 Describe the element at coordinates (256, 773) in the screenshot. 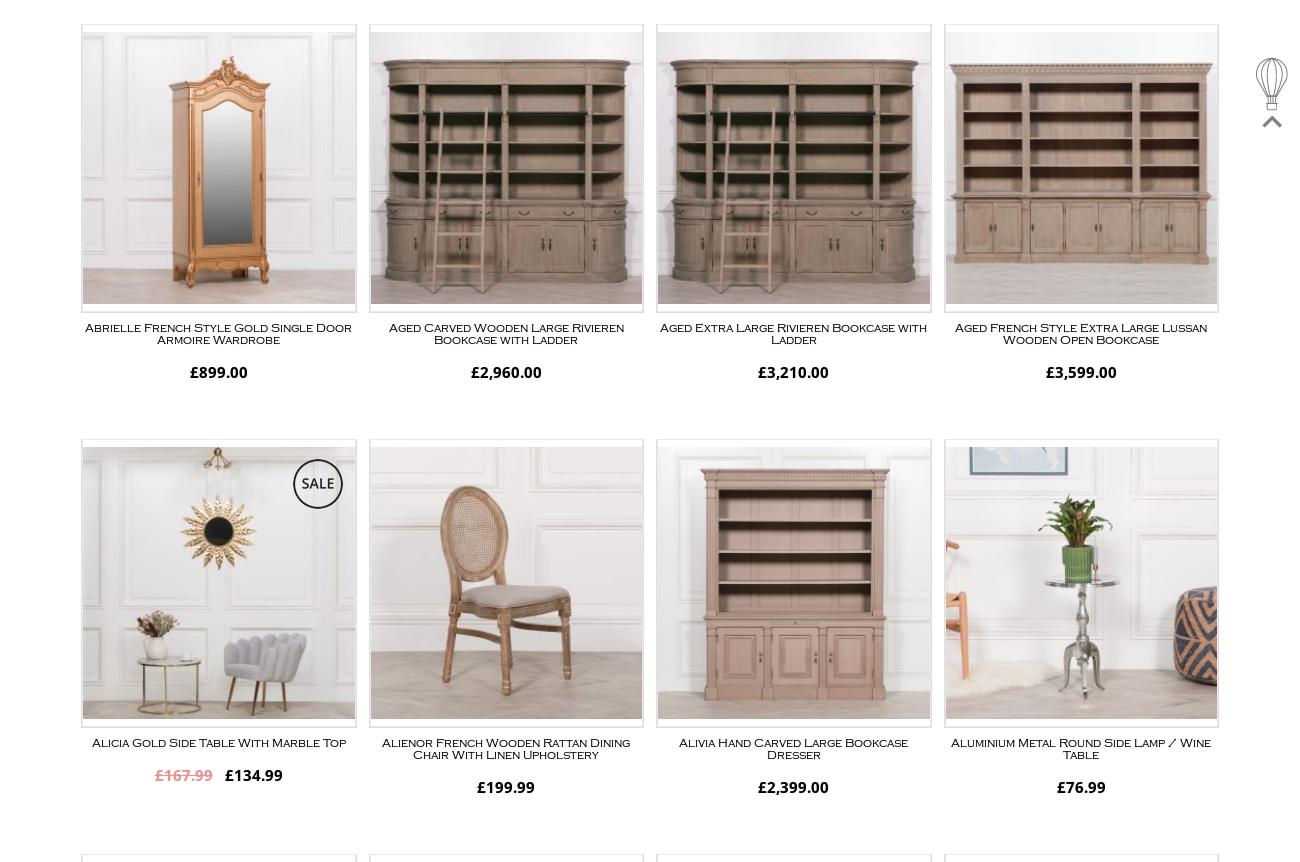

I see `'134.99'` at that location.